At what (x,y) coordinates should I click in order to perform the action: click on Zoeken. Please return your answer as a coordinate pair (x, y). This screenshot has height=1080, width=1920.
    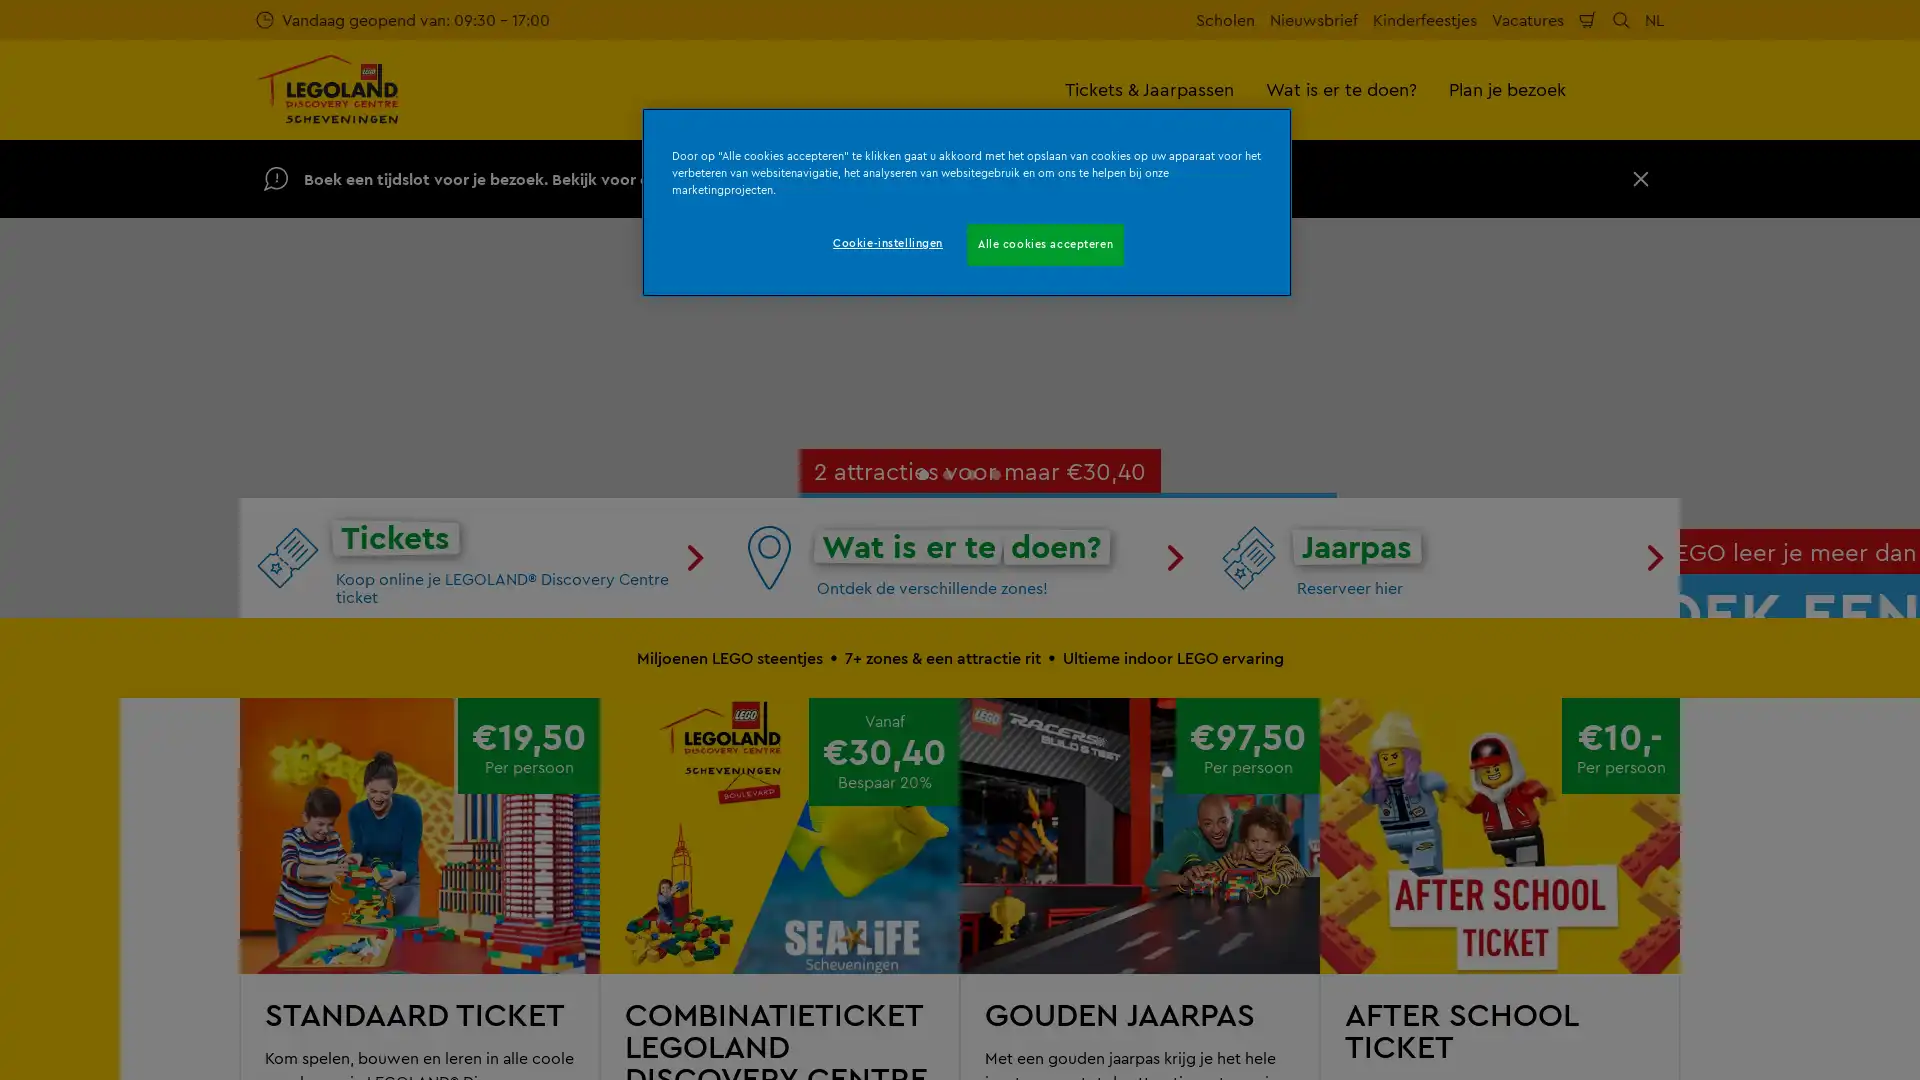
    Looking at the image, I should click on (1621, 19).